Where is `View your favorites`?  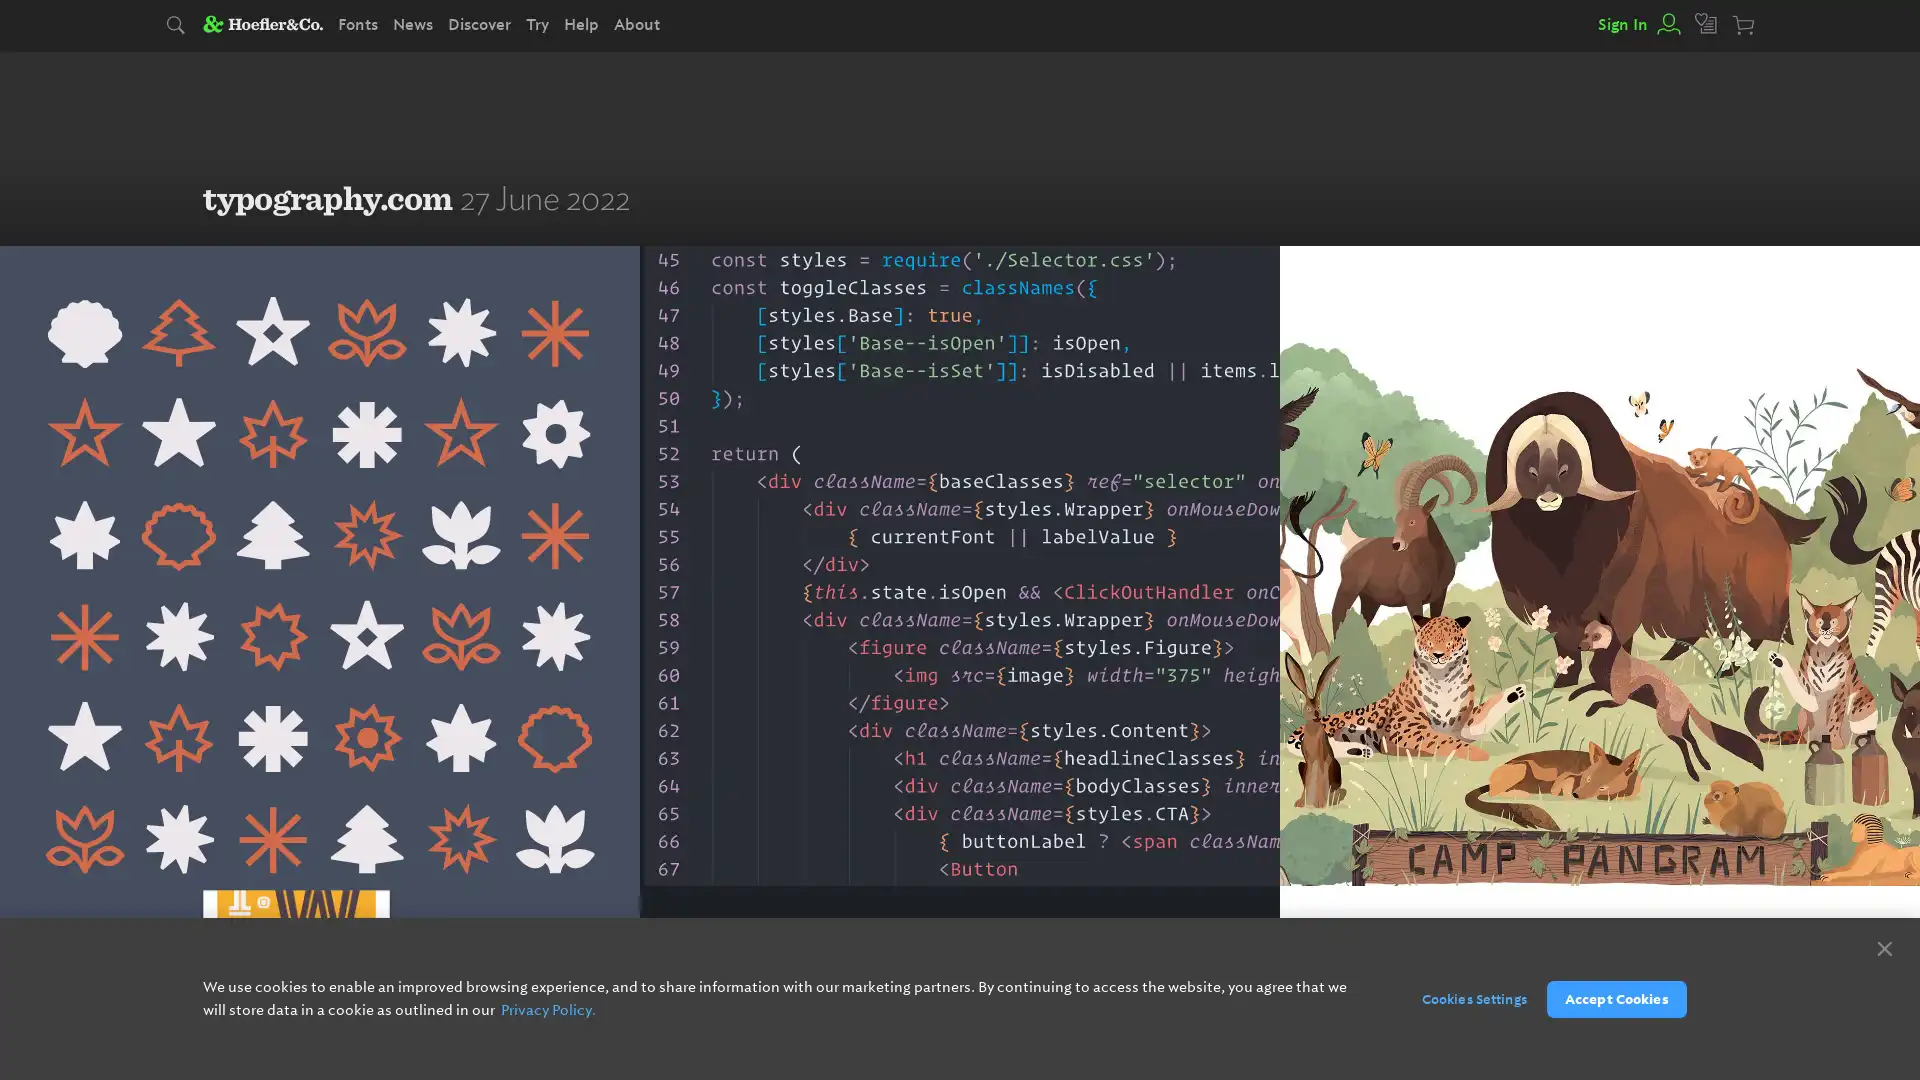 View your favorites is located at coordinates (1706, 24).